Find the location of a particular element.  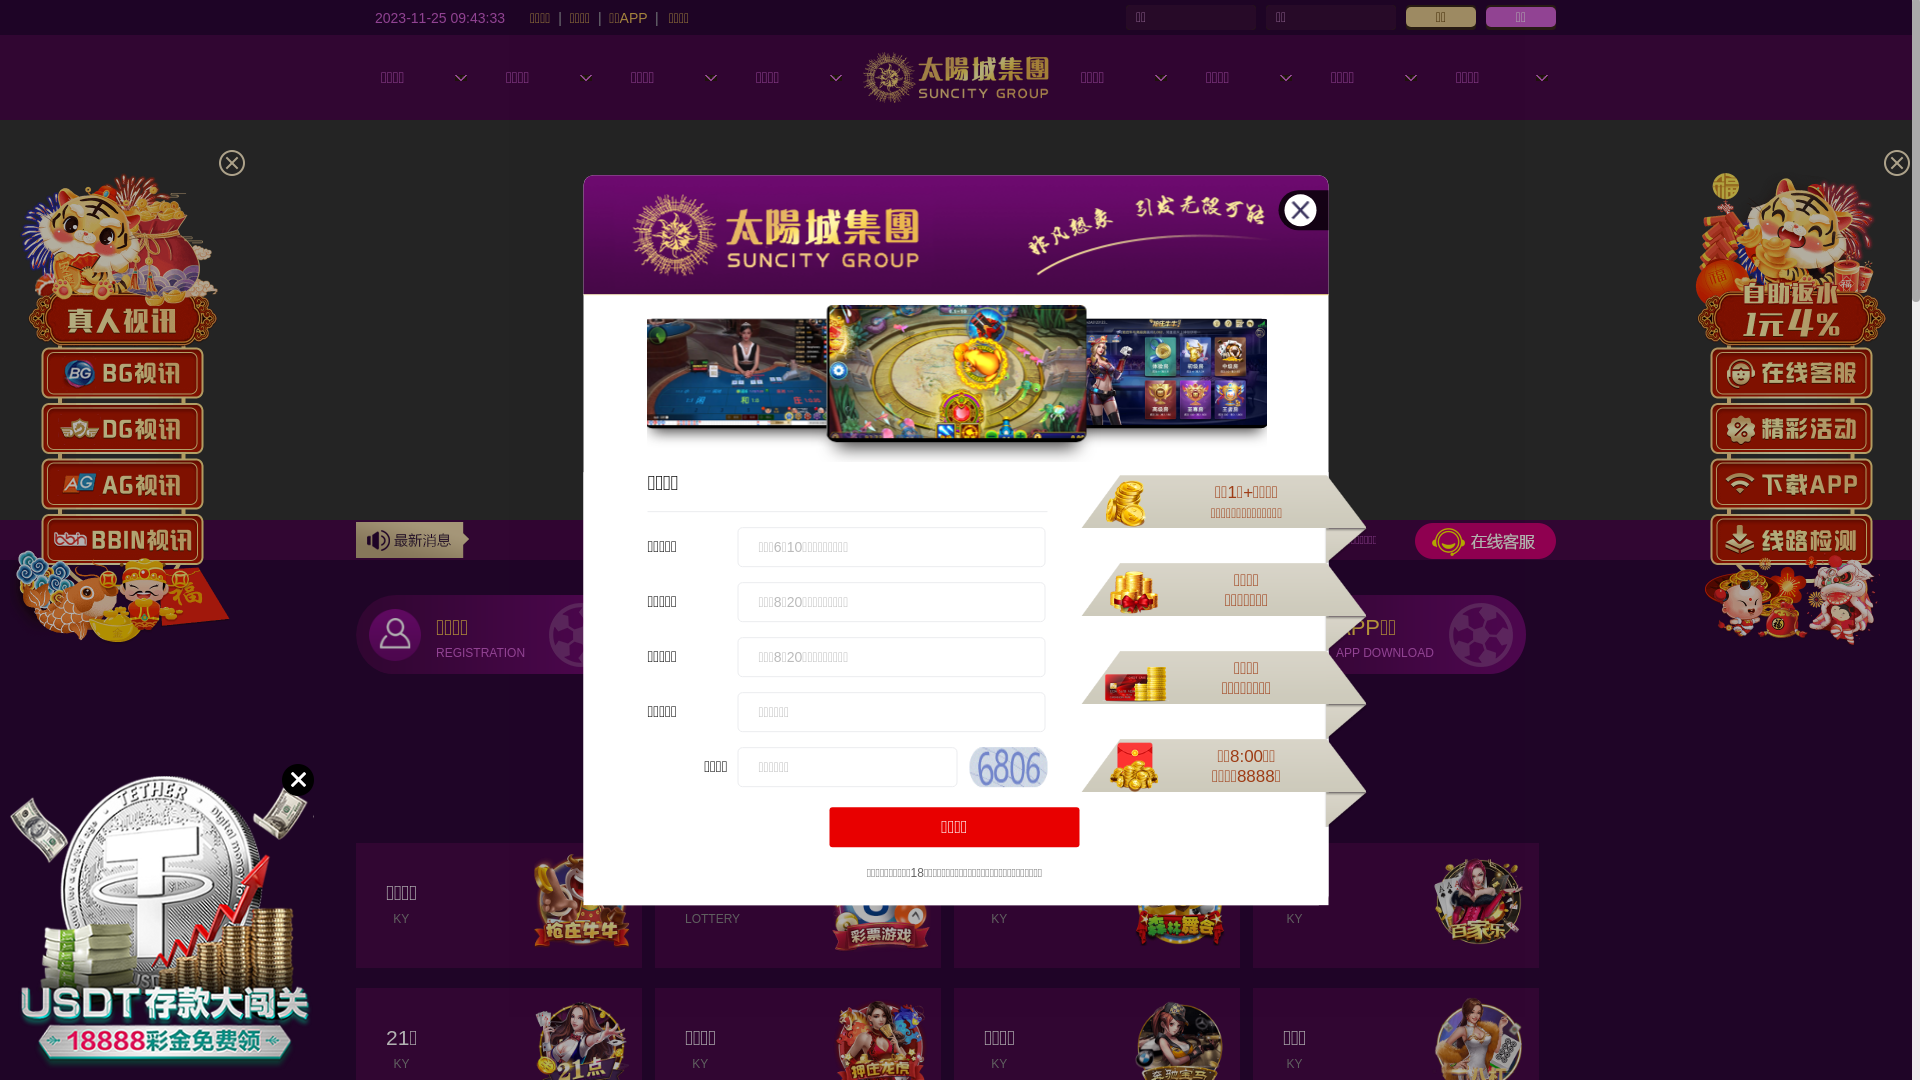

'2023-11-25 09:43:31' is located at coordinates (439, 16).